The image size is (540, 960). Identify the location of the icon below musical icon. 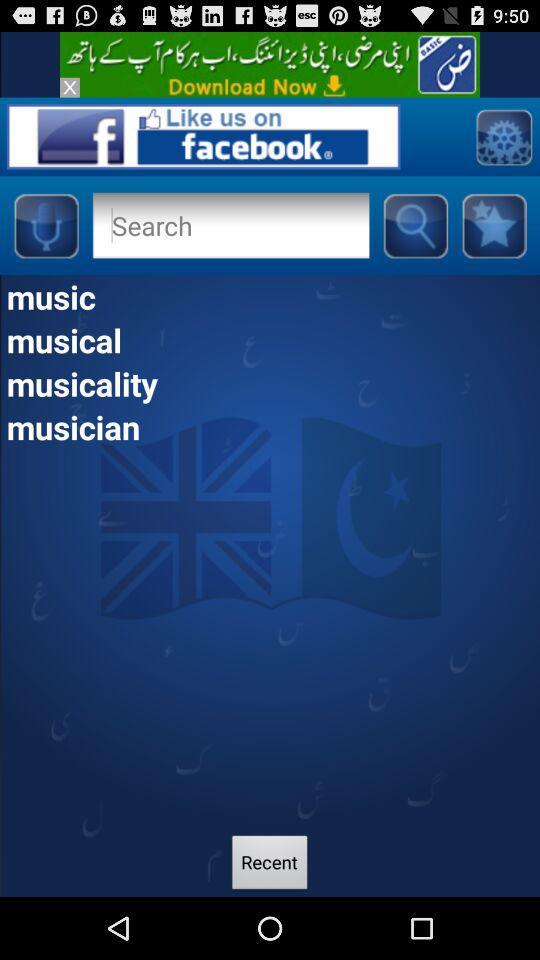
(270, 382).